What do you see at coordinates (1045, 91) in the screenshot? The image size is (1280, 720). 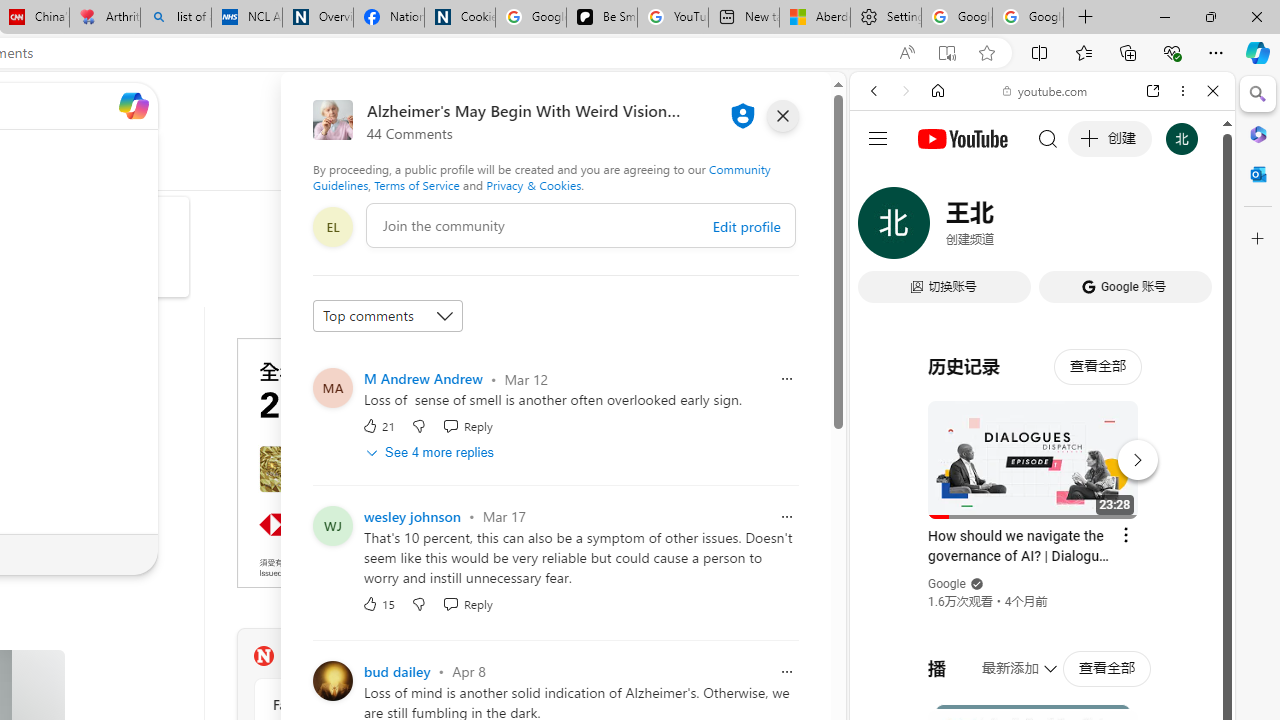 I see `'youtube.com'` at bounding box center [1045, 91].